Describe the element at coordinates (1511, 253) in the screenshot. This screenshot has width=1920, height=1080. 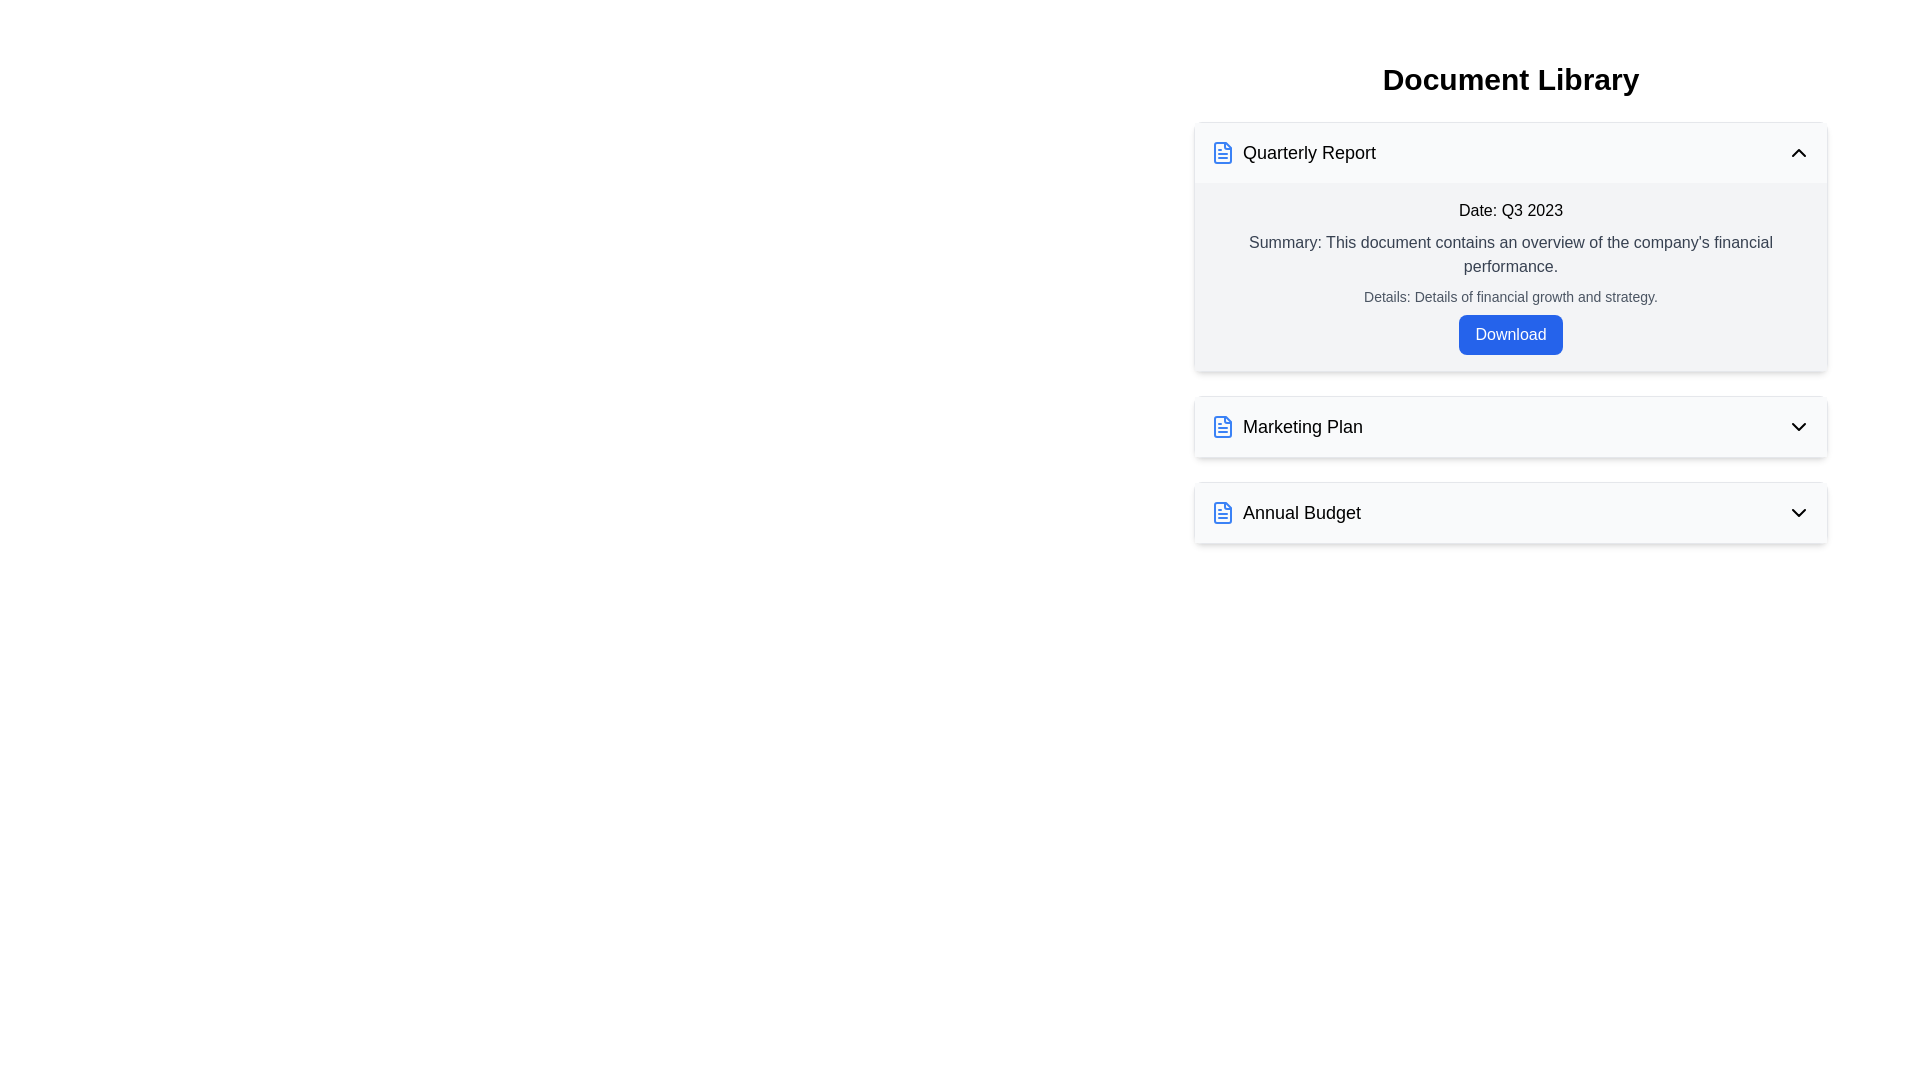
I see `informational text element summarizing the company's financial performance for Q3 2023, located beneath the 'Date: Q3 2023' text and above the 'Details: Details of financial growth and strategy.'` at that location.